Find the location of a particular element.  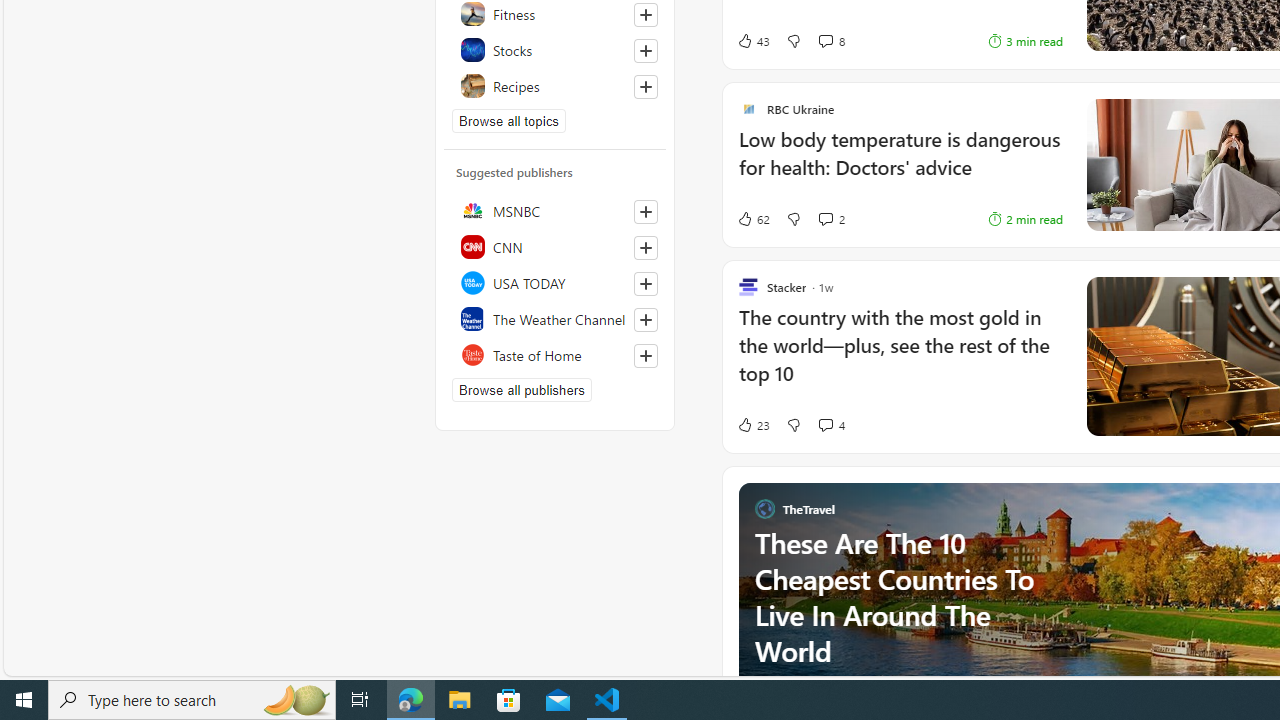

'43 Like' is located at coordinates (752, 41).